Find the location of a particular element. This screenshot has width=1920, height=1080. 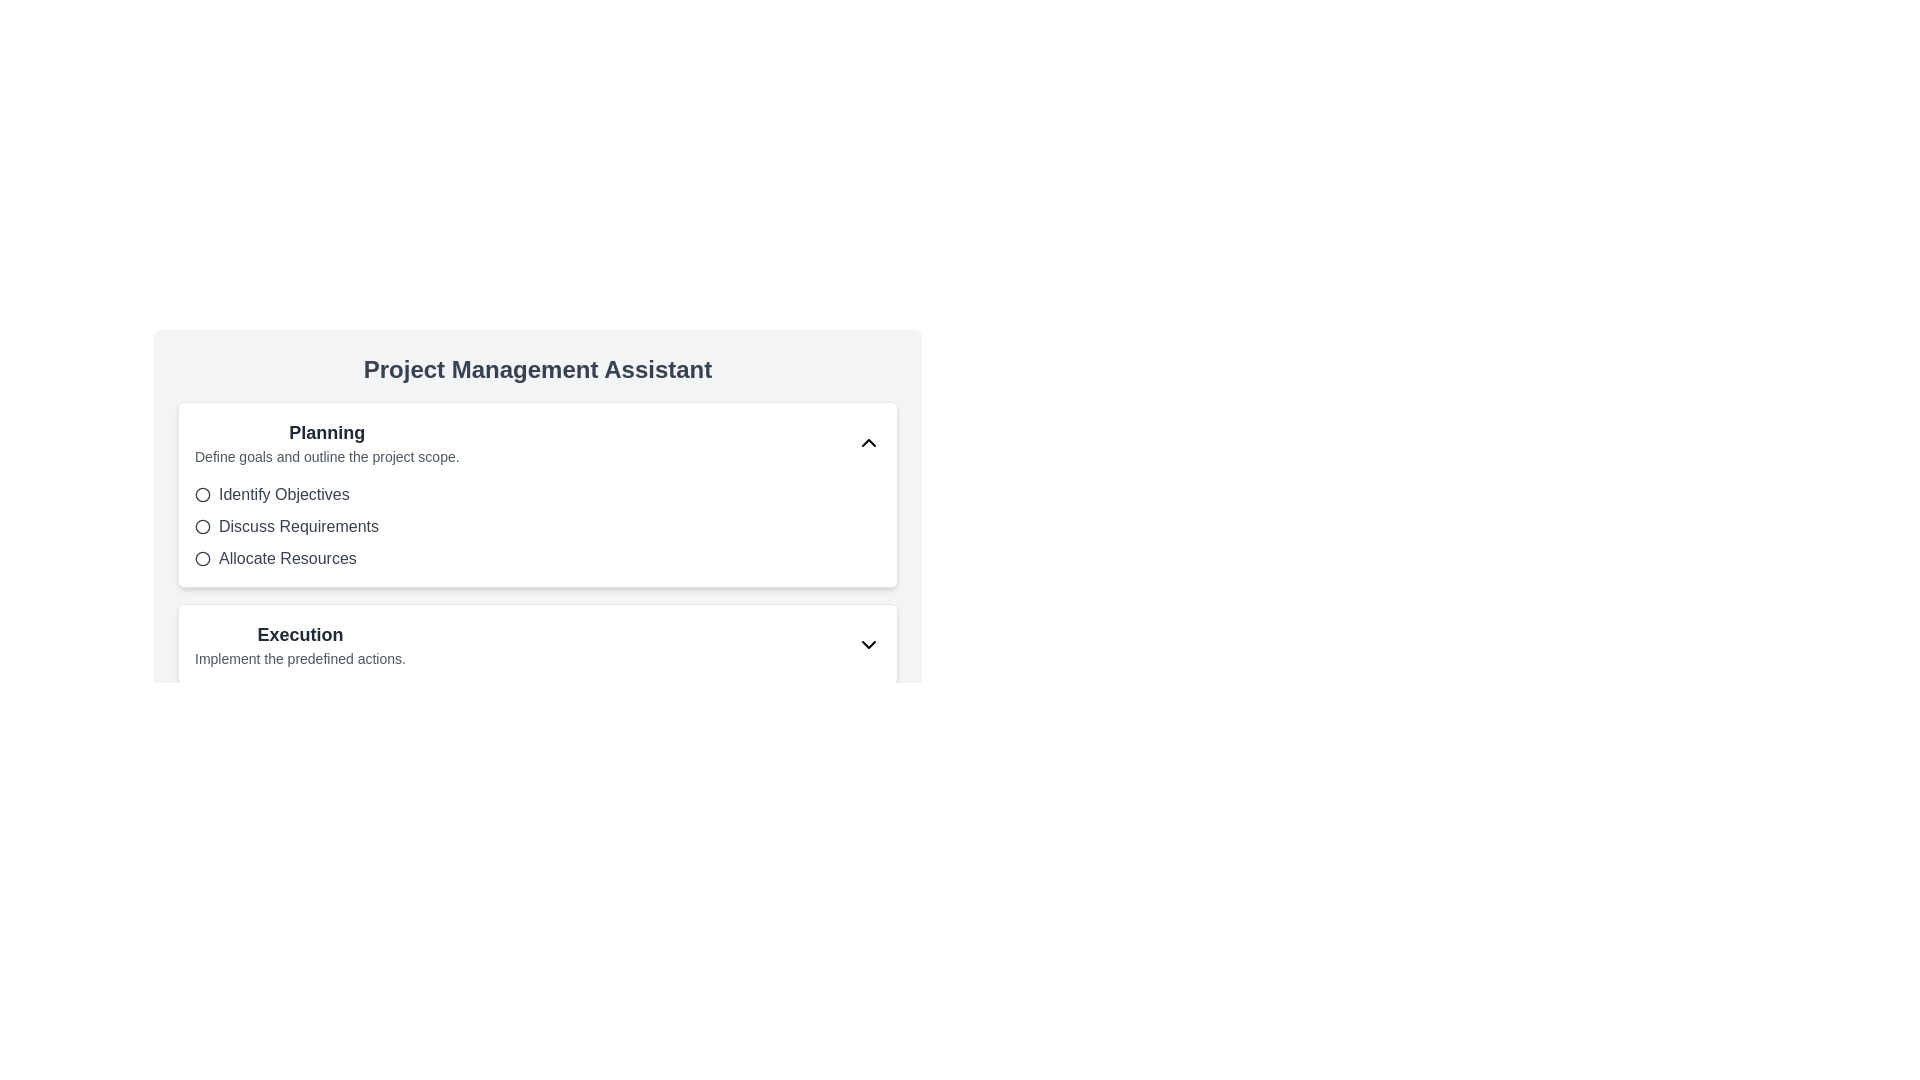

the item from the checklist in the 'Planning' section of the Collapsible Section with Checklist Items by clicking on it is located at coordinates (537, 494).